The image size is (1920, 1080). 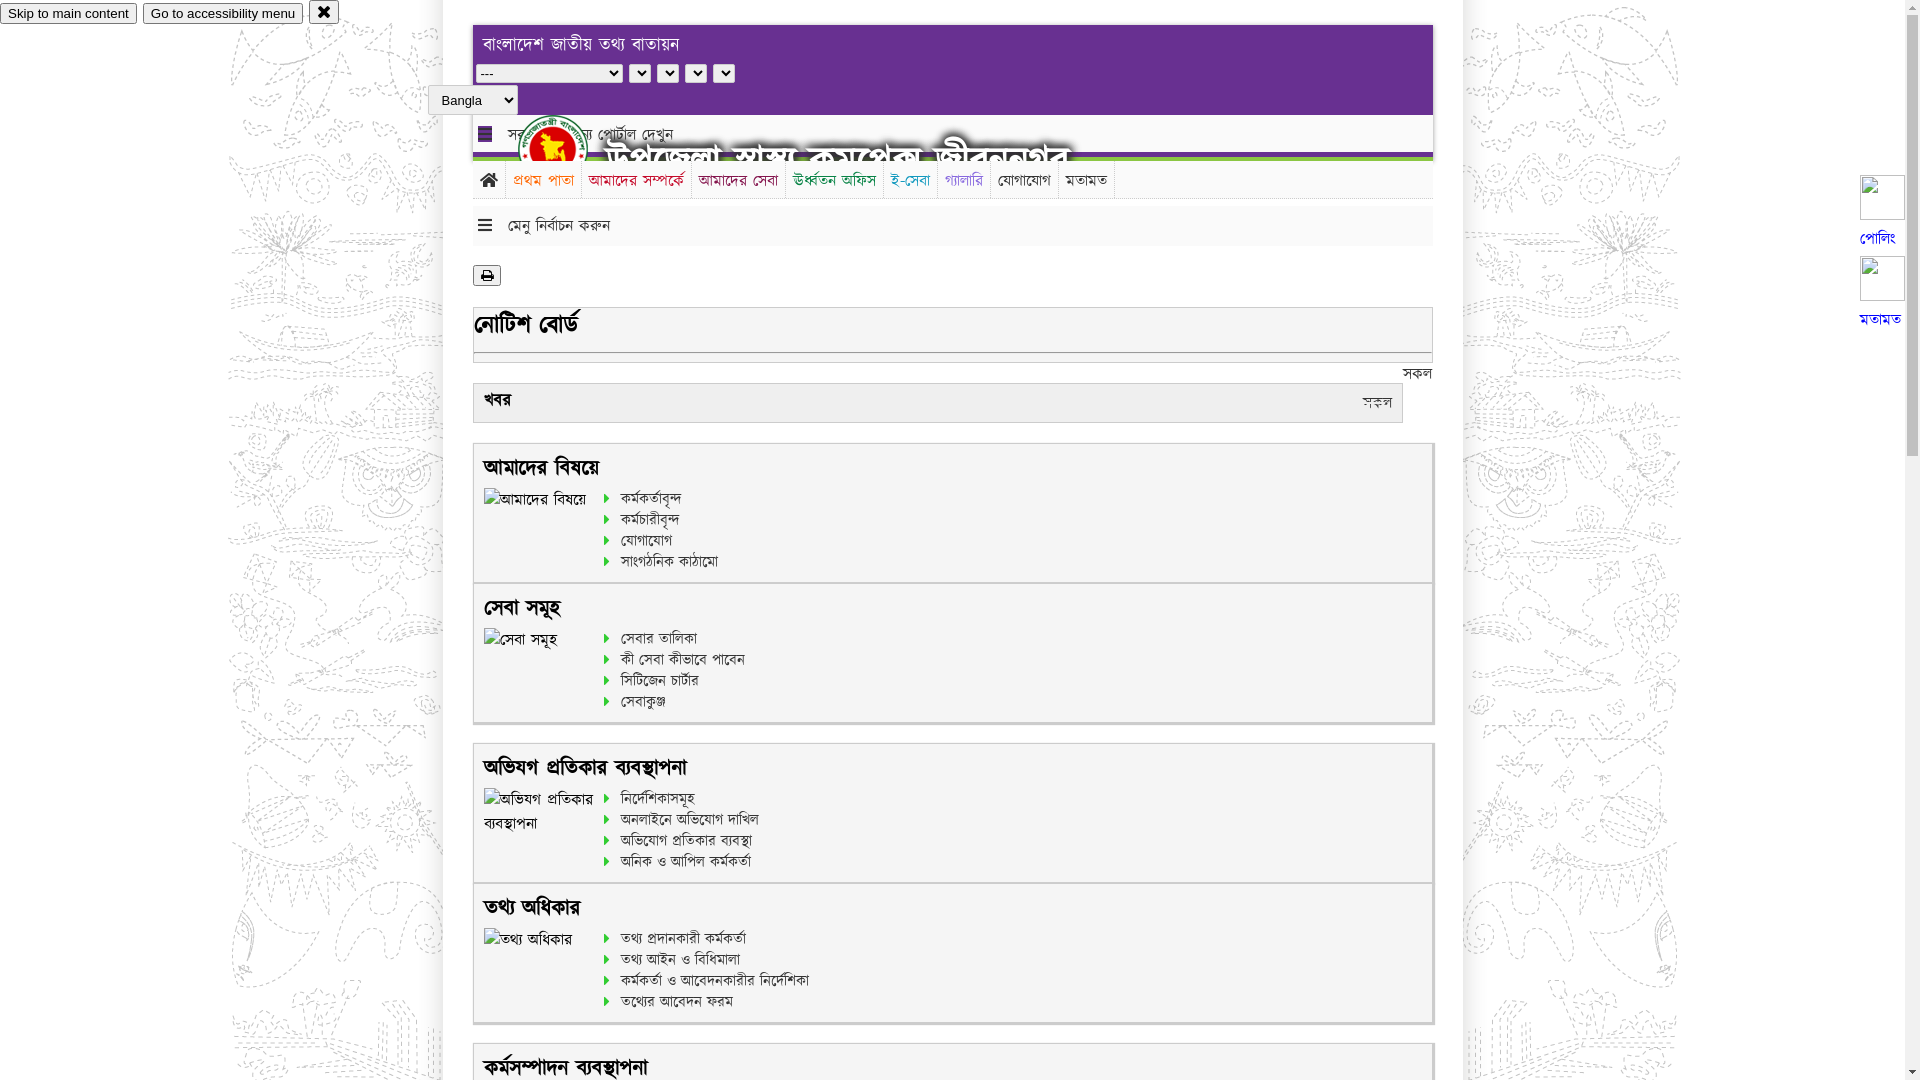 I want to click on 'close', so click(x=324, y=11).